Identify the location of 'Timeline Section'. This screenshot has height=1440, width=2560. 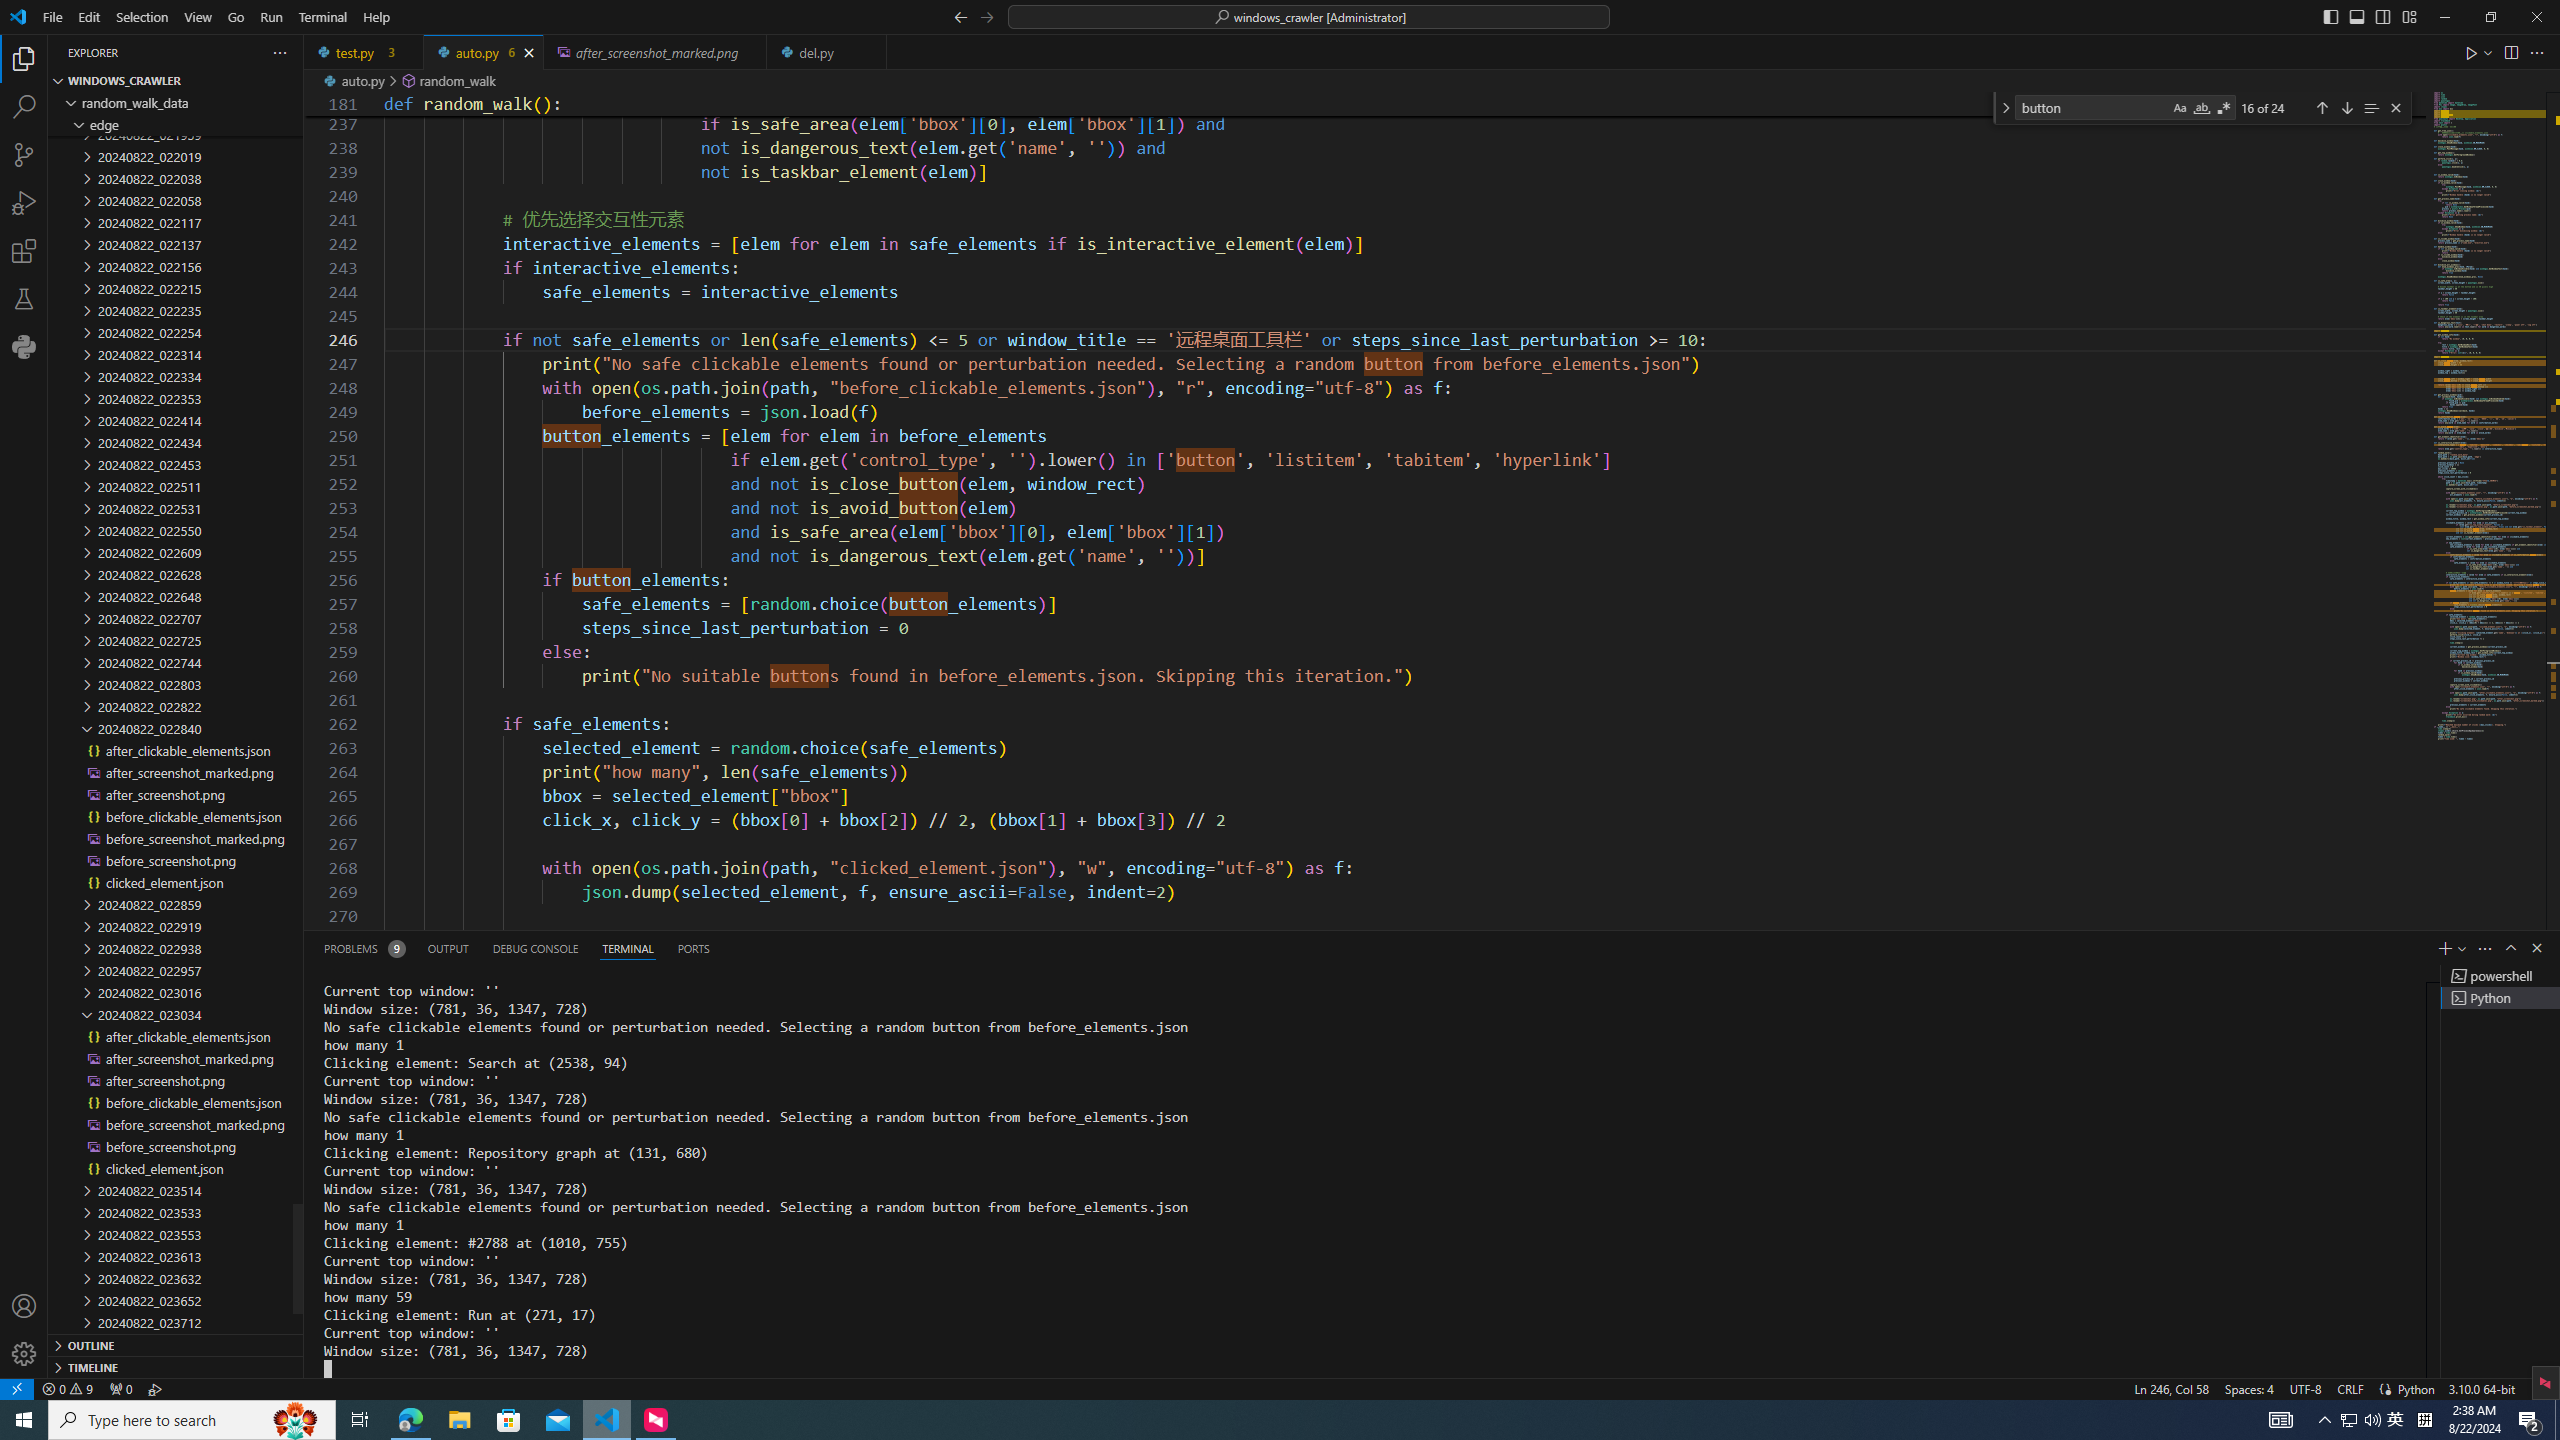
(175, 1367).